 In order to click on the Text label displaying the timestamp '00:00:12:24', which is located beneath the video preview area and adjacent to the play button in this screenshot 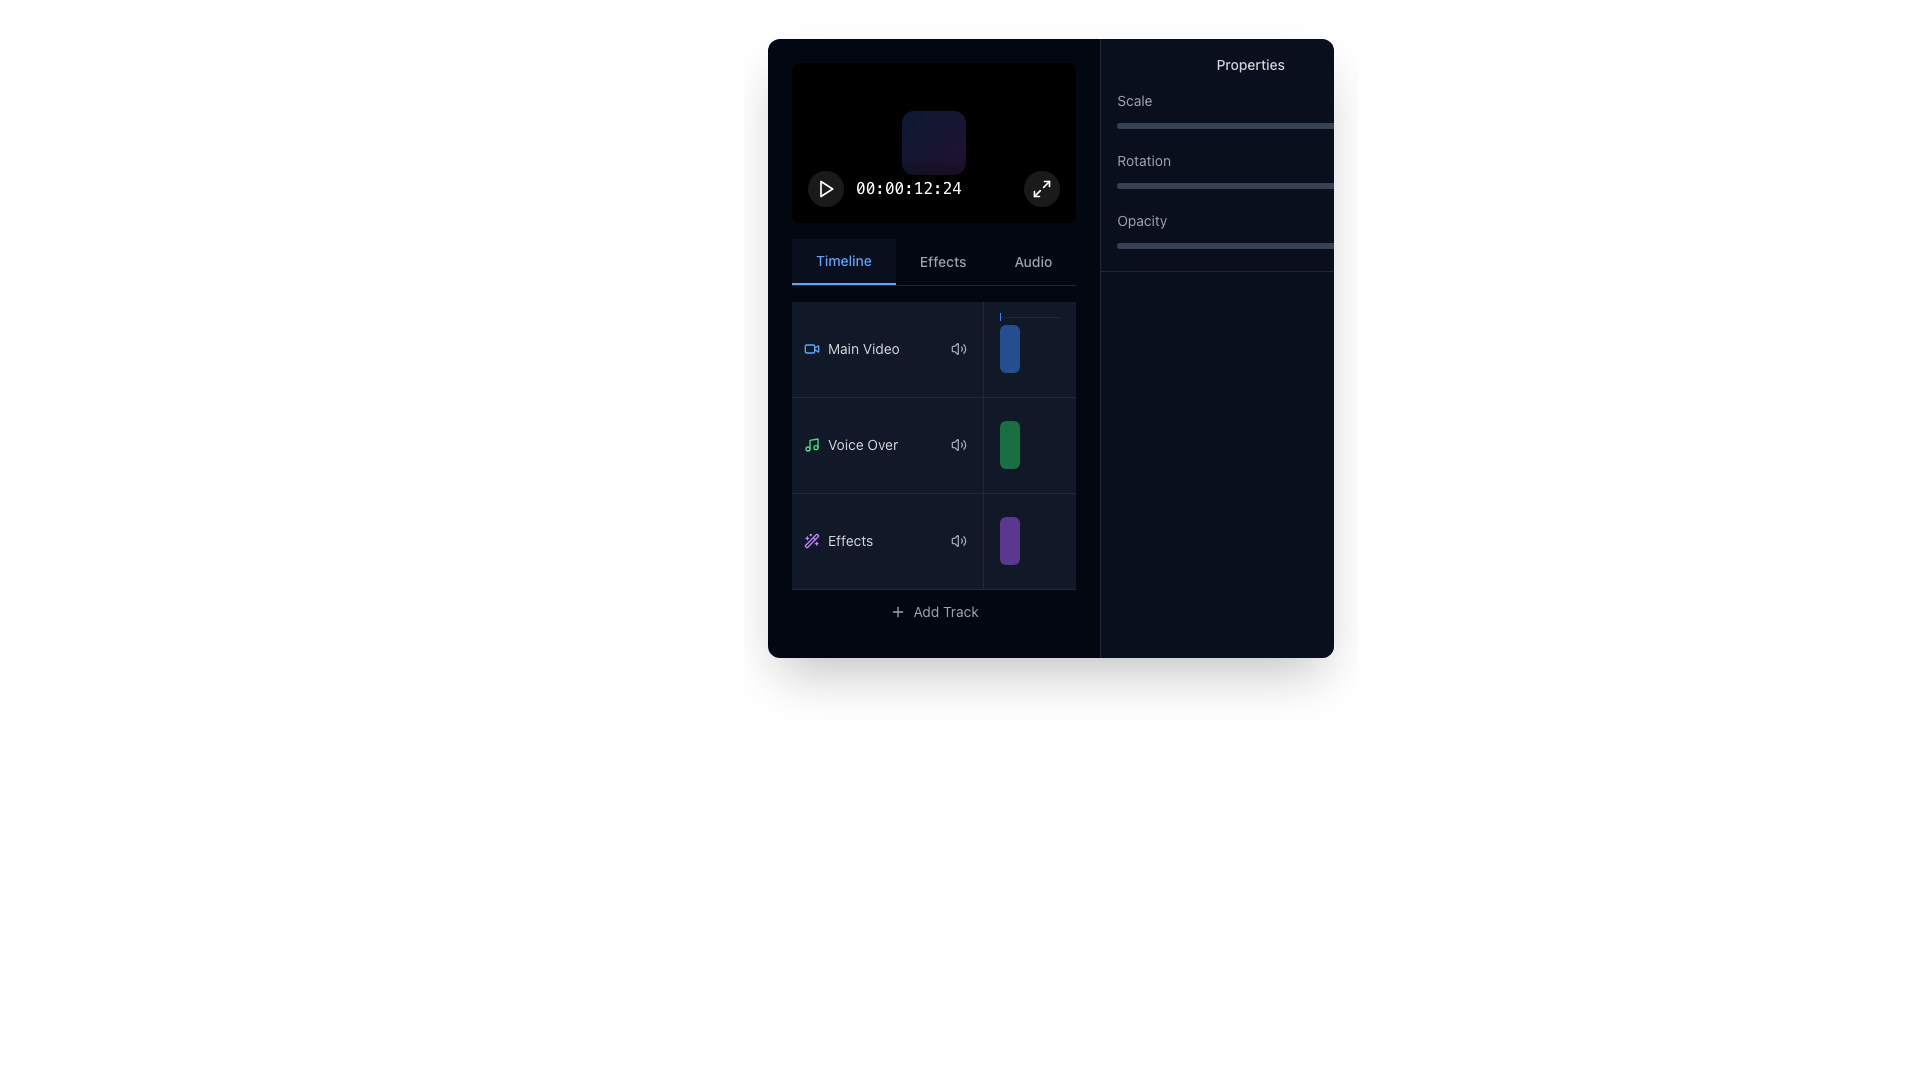, I will do `click(907, 188)`.